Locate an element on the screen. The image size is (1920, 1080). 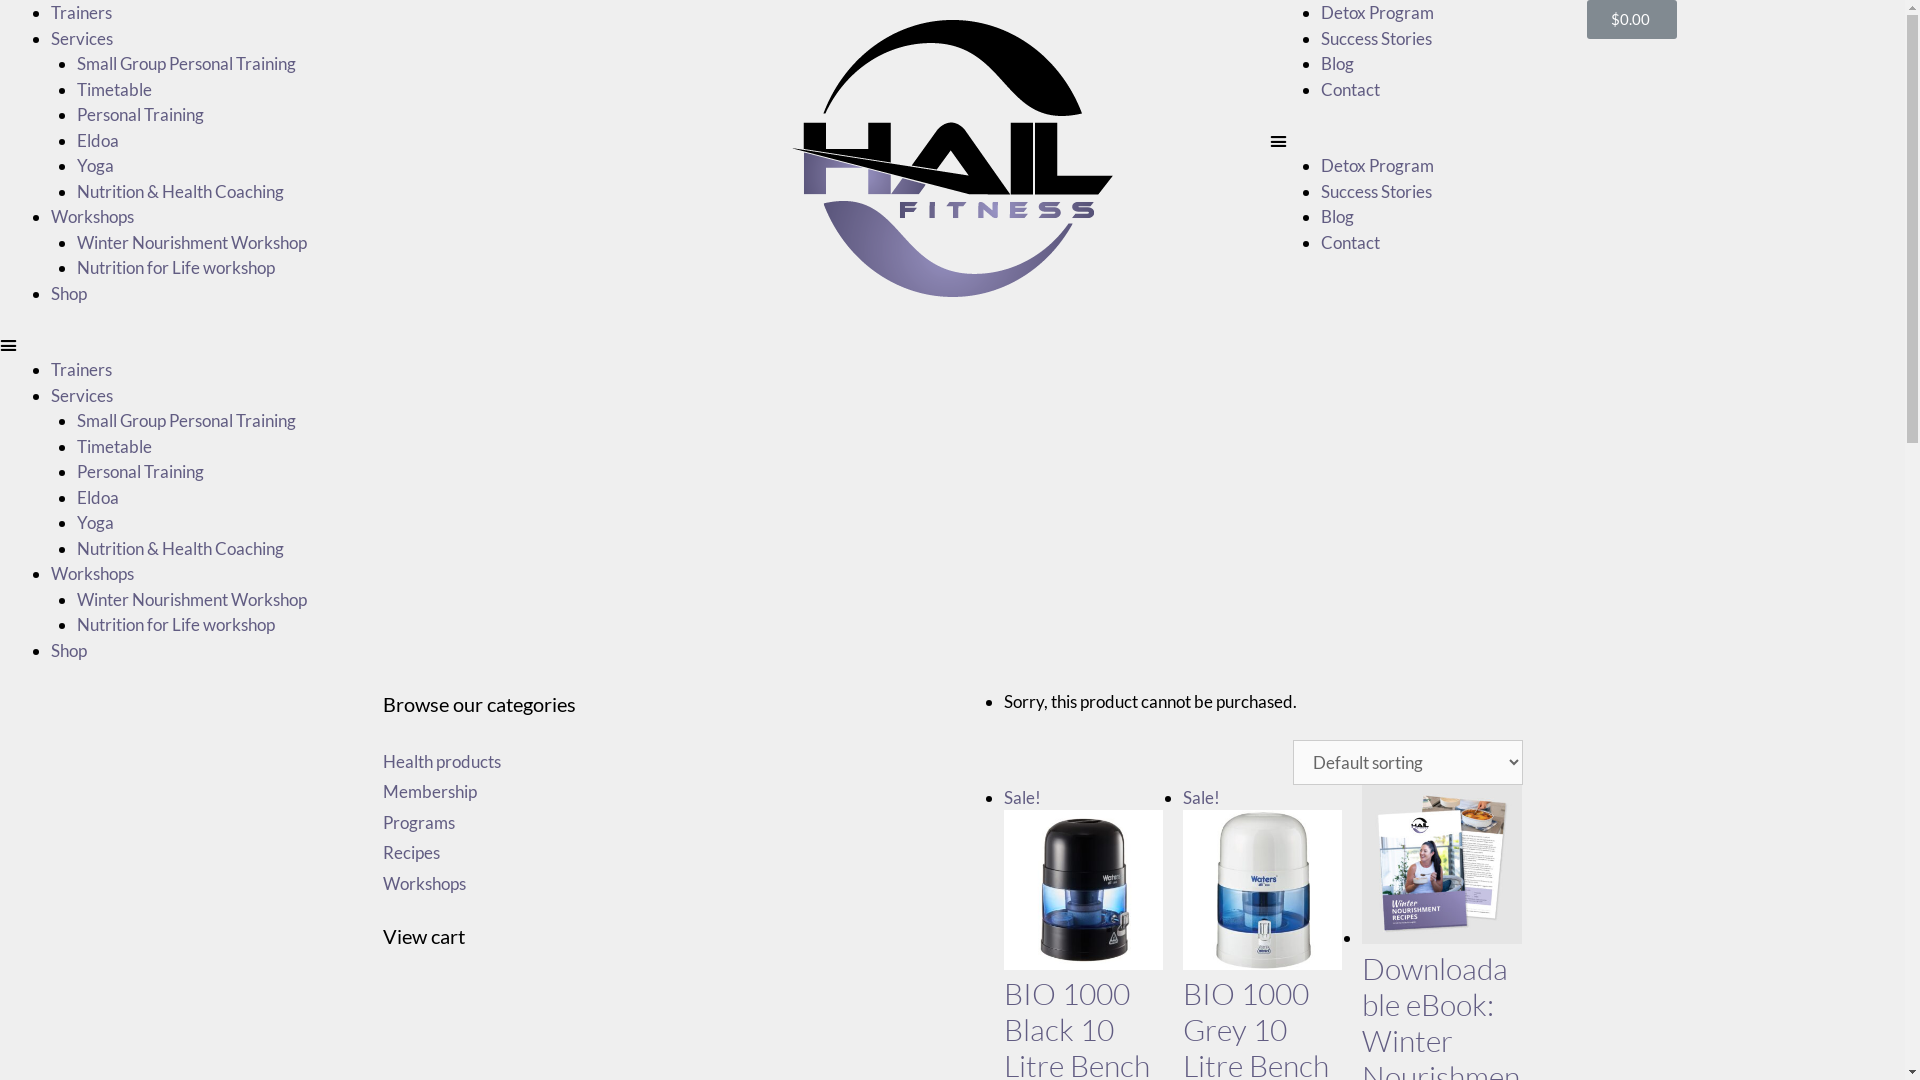
'Services' is located at coordinates (80, 394).